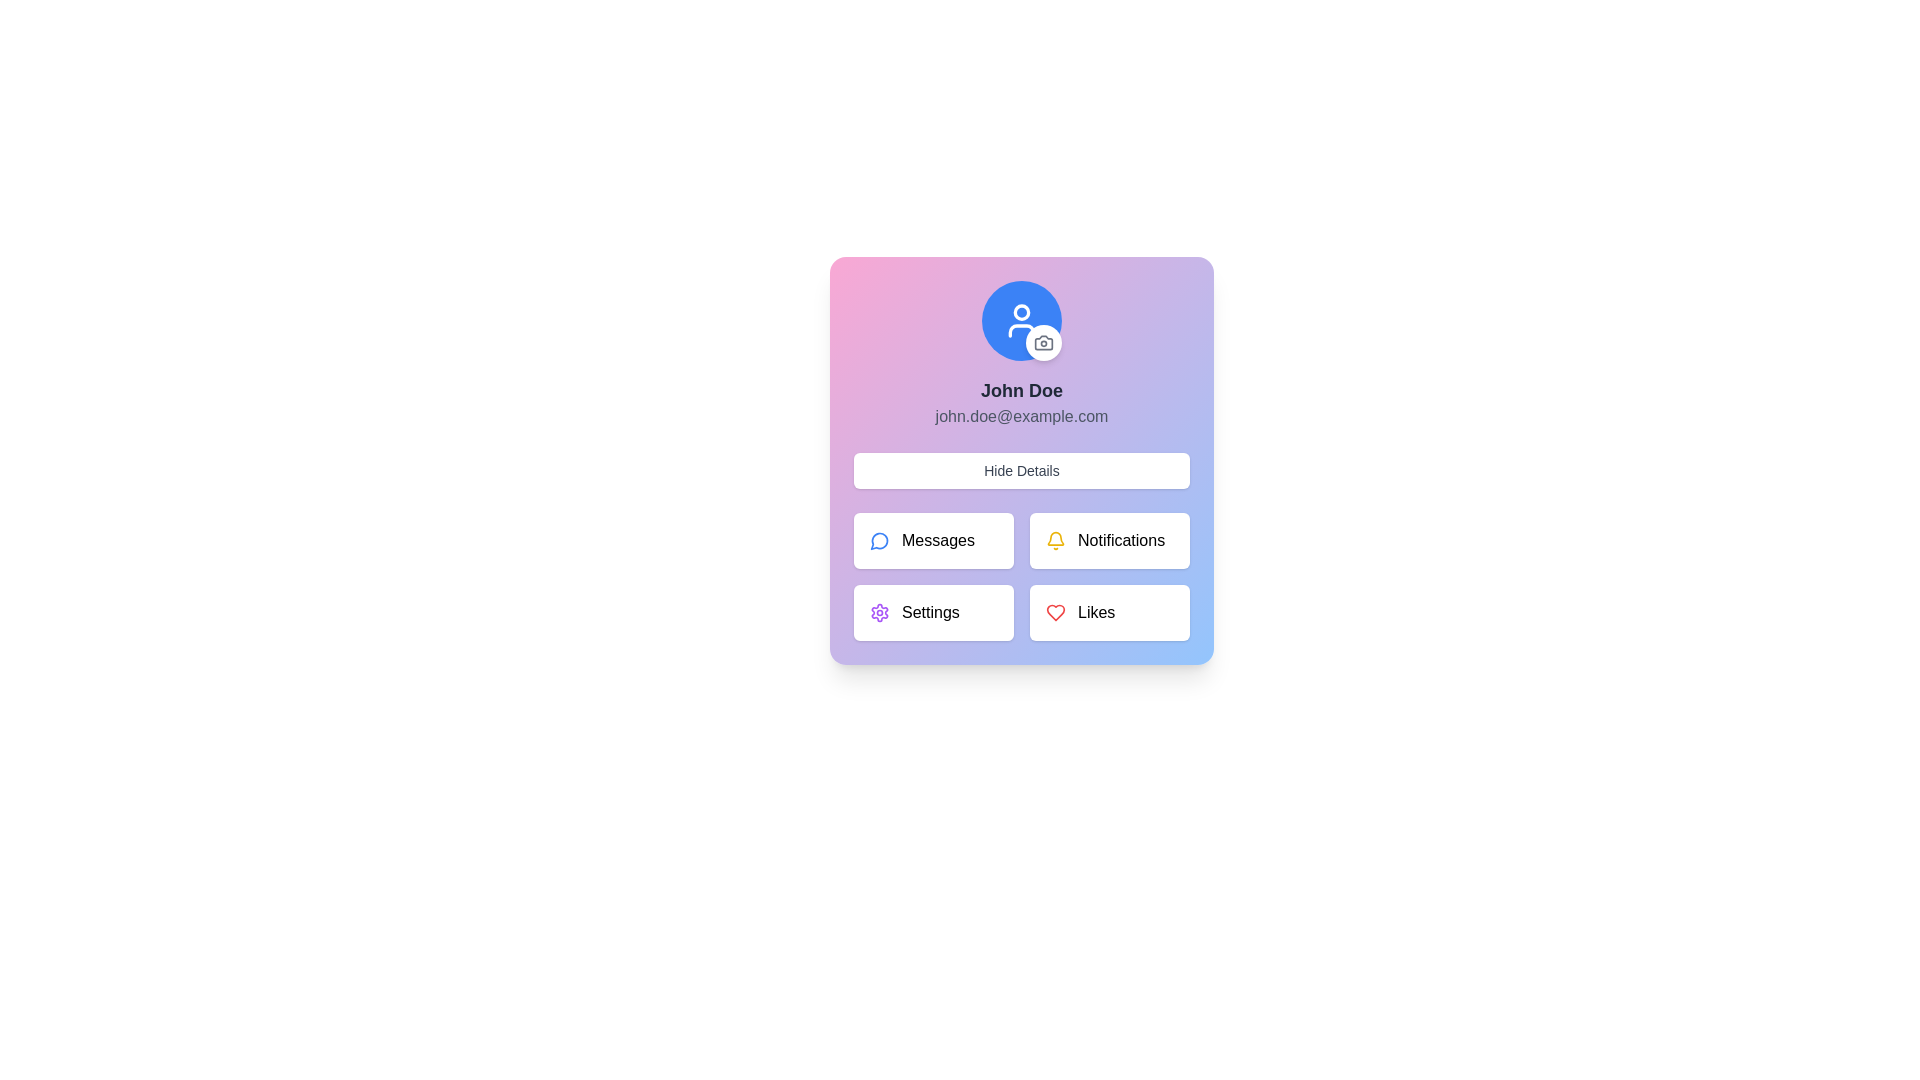  Describe the element at coordinates (1022, 319) in the screenshot. I see `the user profile icon located at the top-center of the pop-up interface card` at that location.